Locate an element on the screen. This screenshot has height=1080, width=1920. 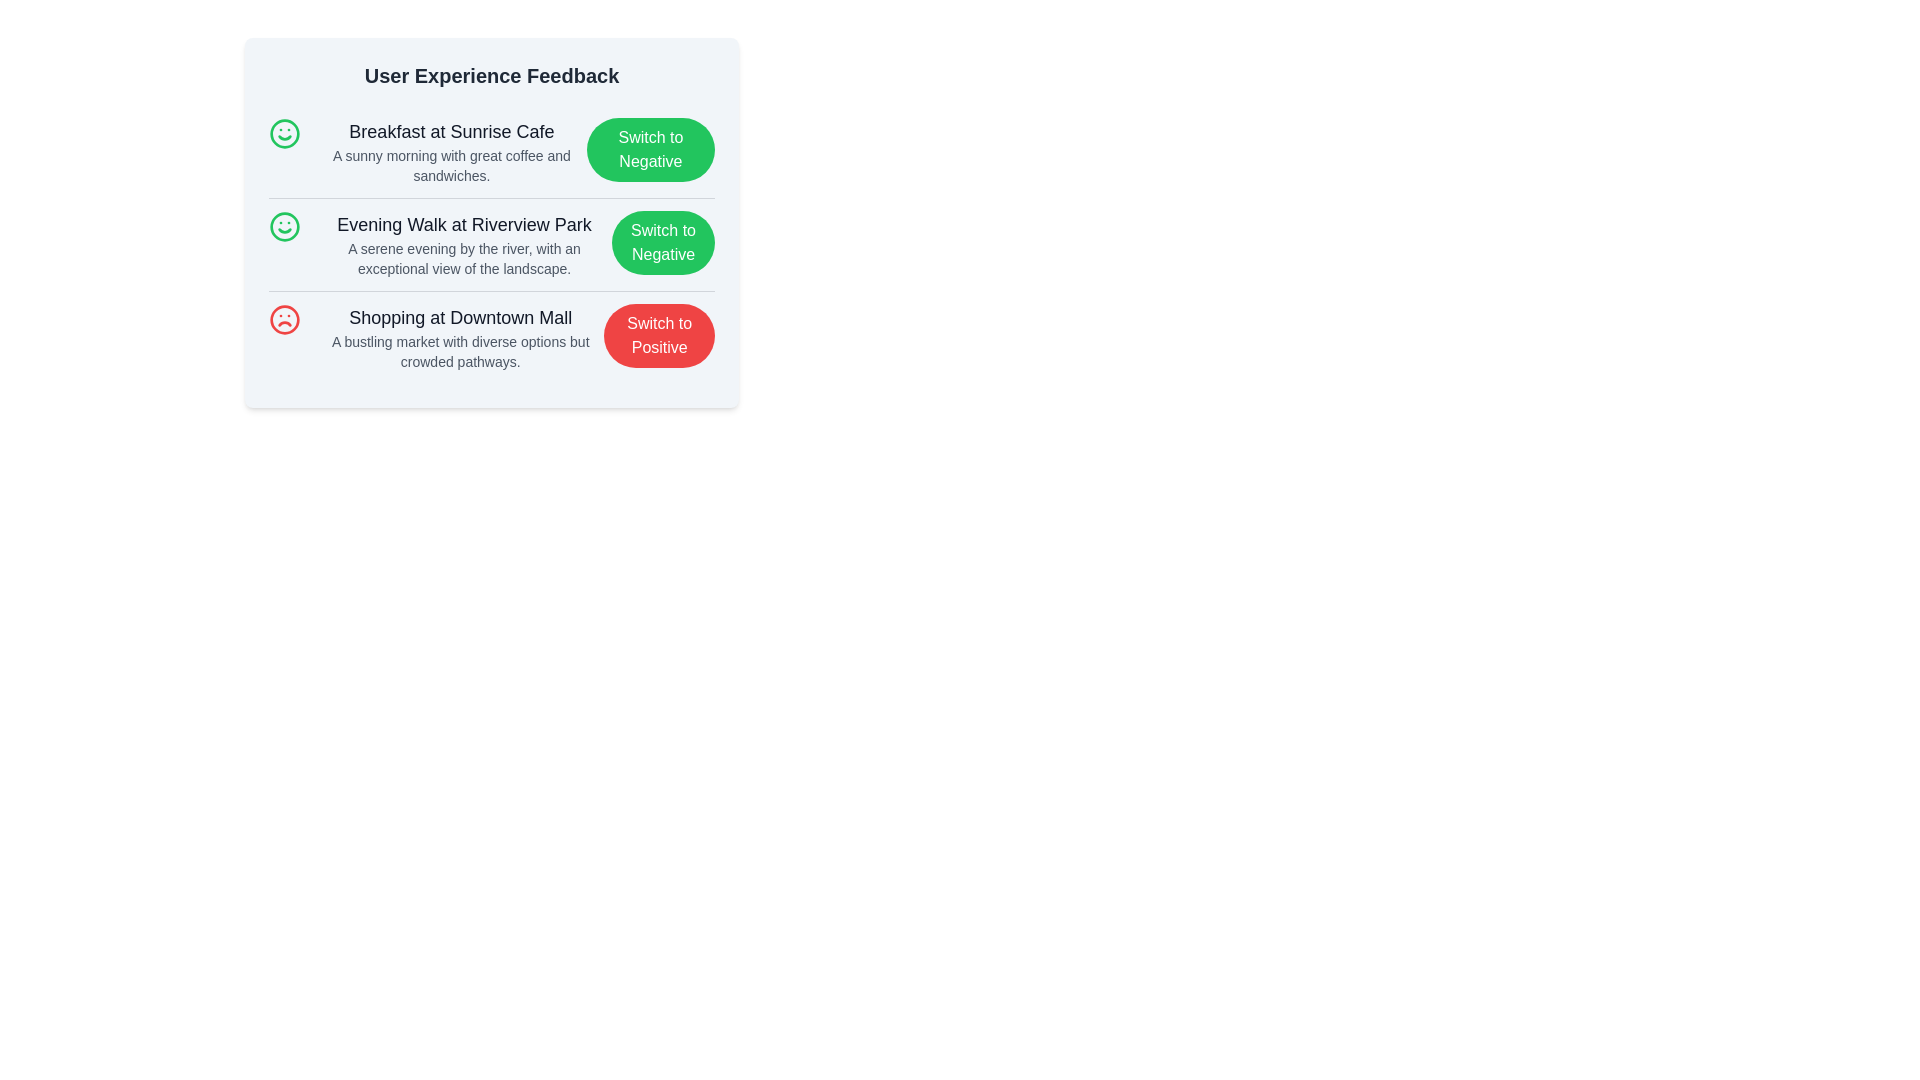
the sentiment icon for Breakfast at Sunrise Cafe is located at coordinates (283, 134).